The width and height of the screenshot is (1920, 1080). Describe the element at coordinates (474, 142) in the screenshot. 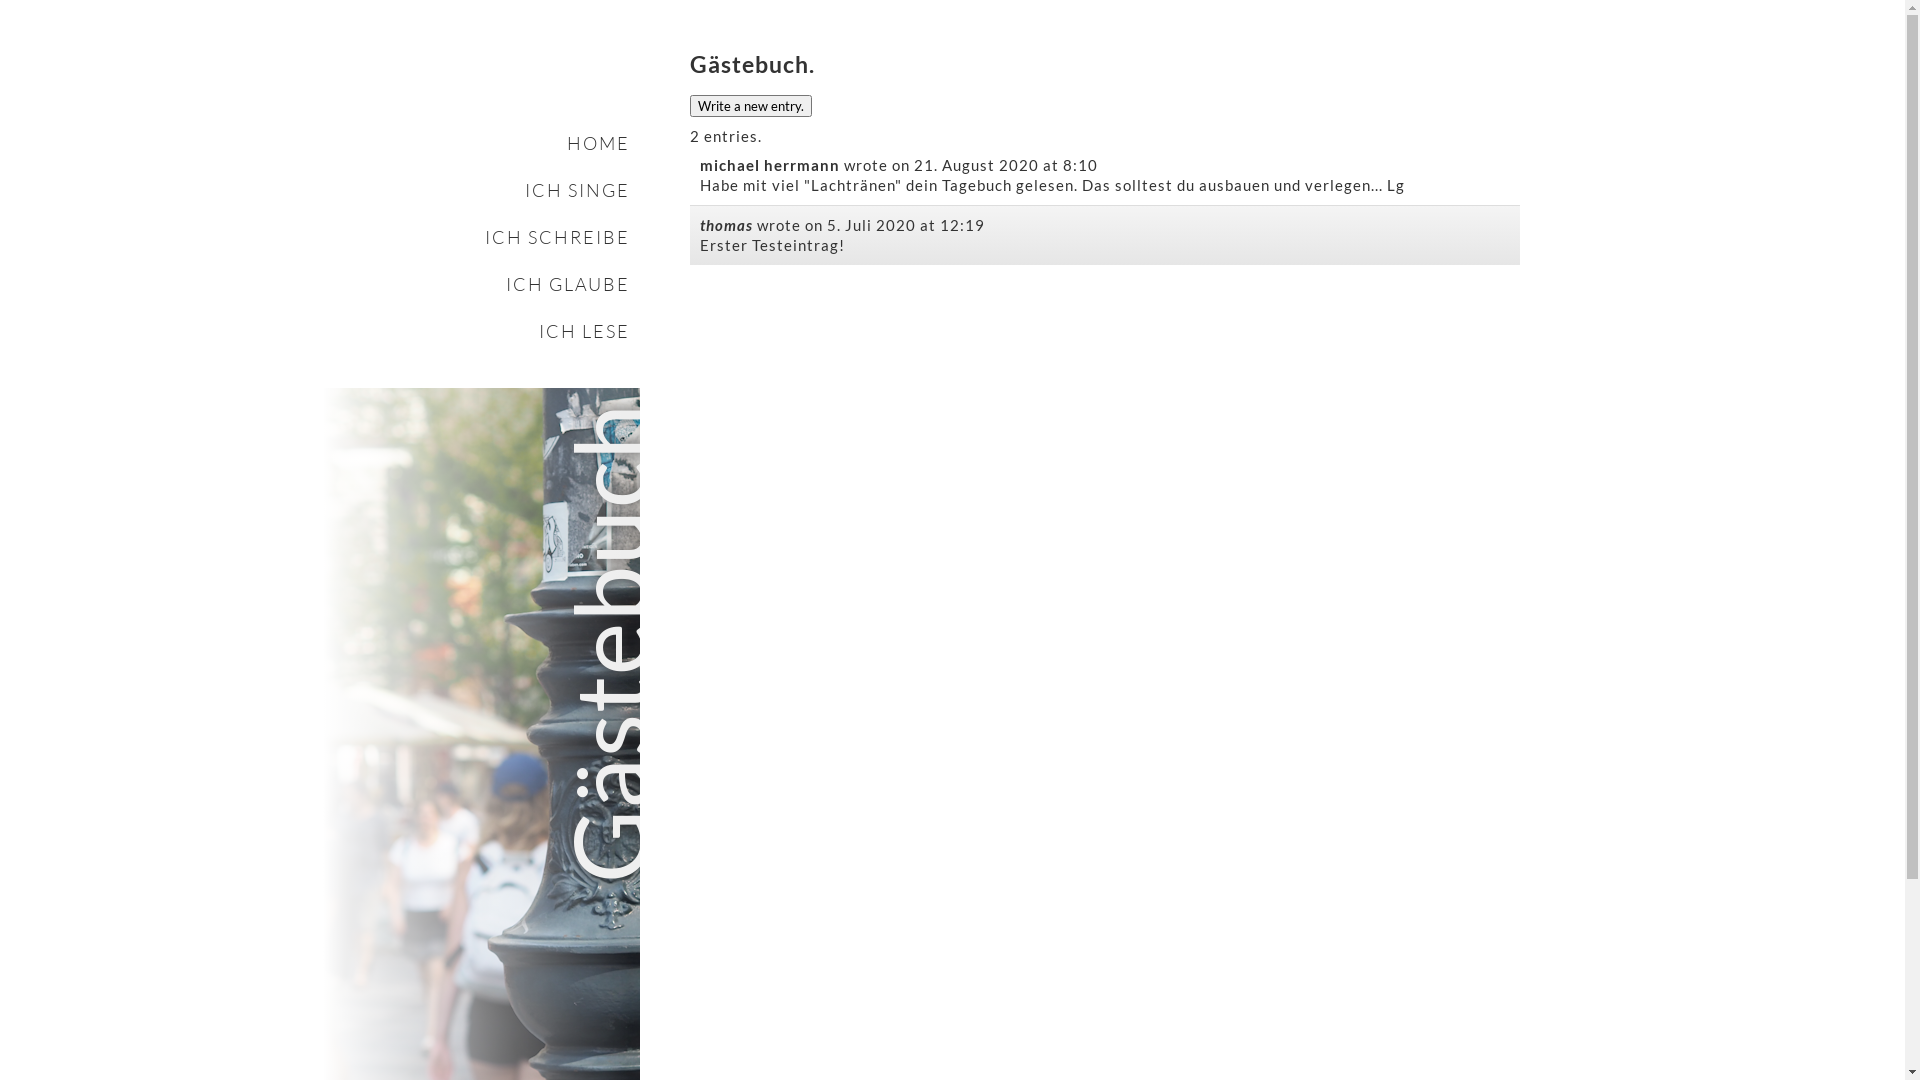

I see `'HOME'` at that location.